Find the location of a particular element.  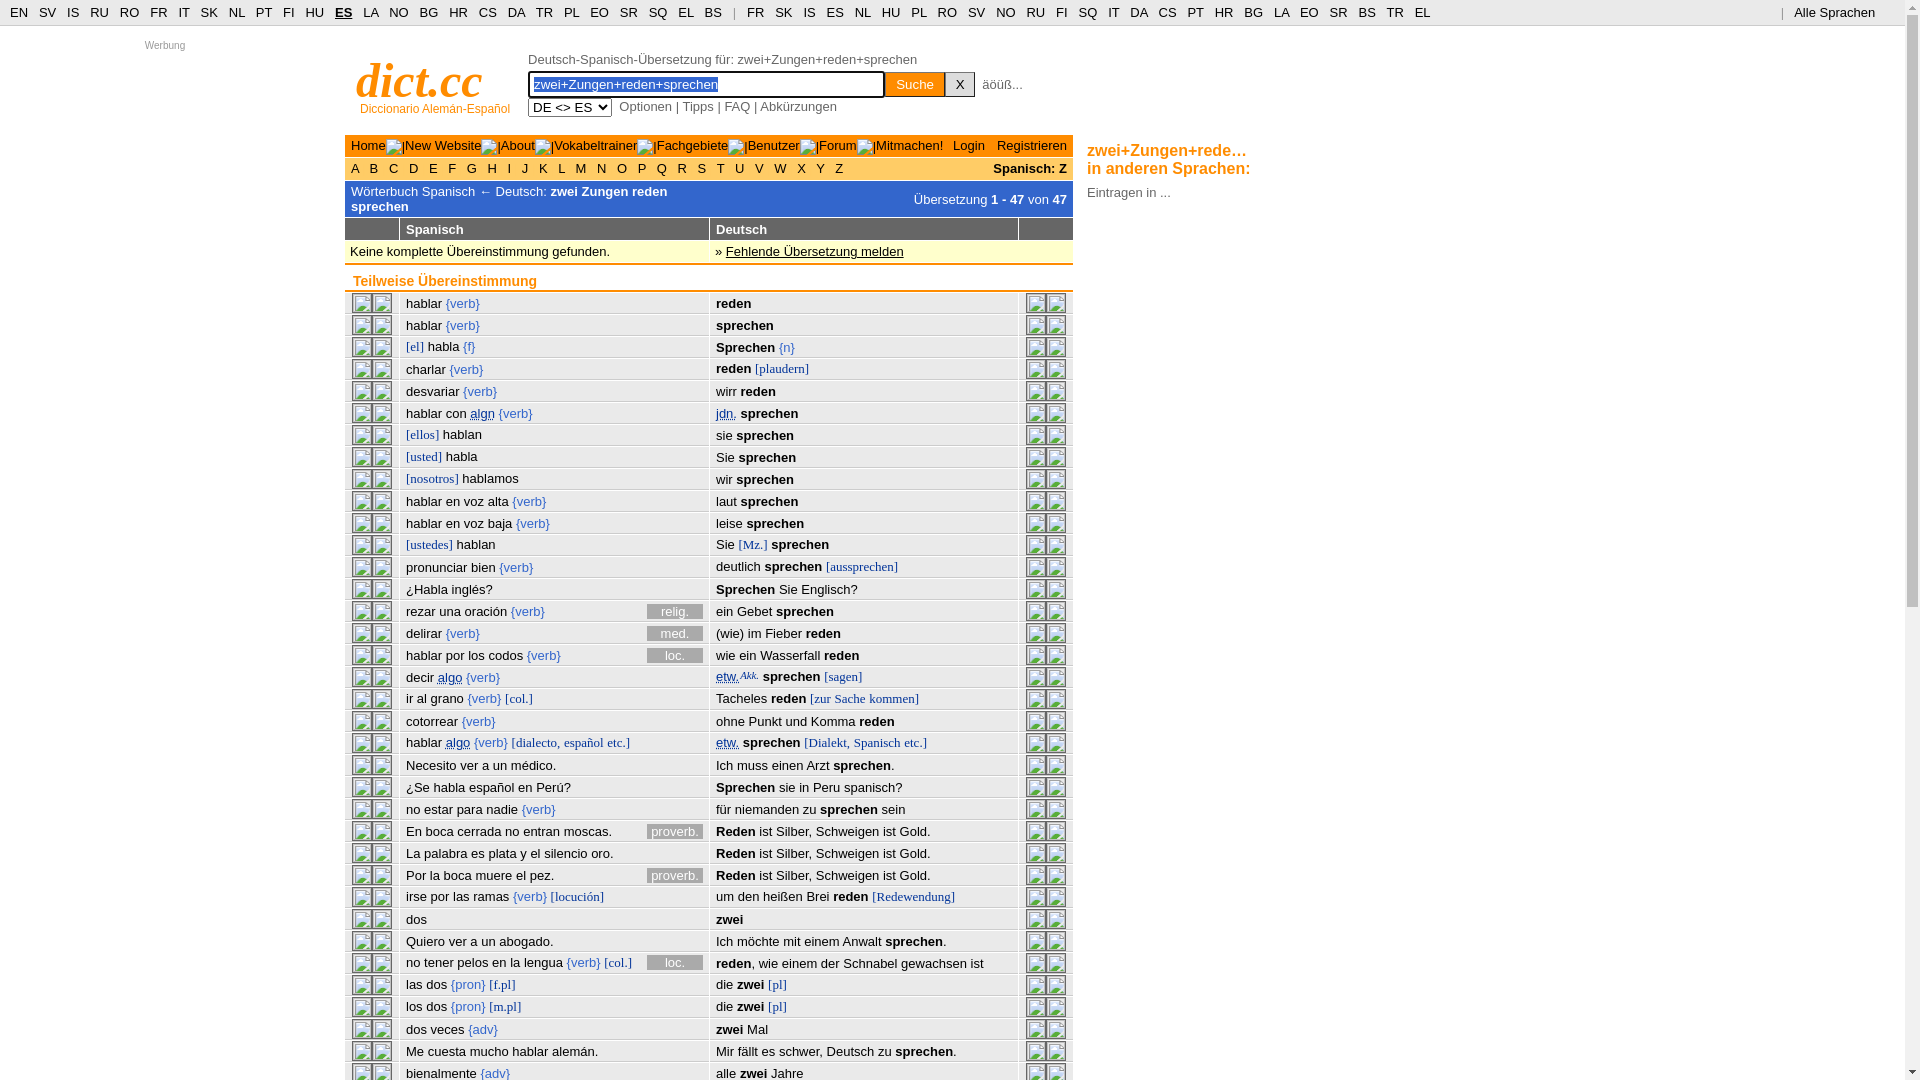

'[nosotros]' is located at coordinates (431, 478).